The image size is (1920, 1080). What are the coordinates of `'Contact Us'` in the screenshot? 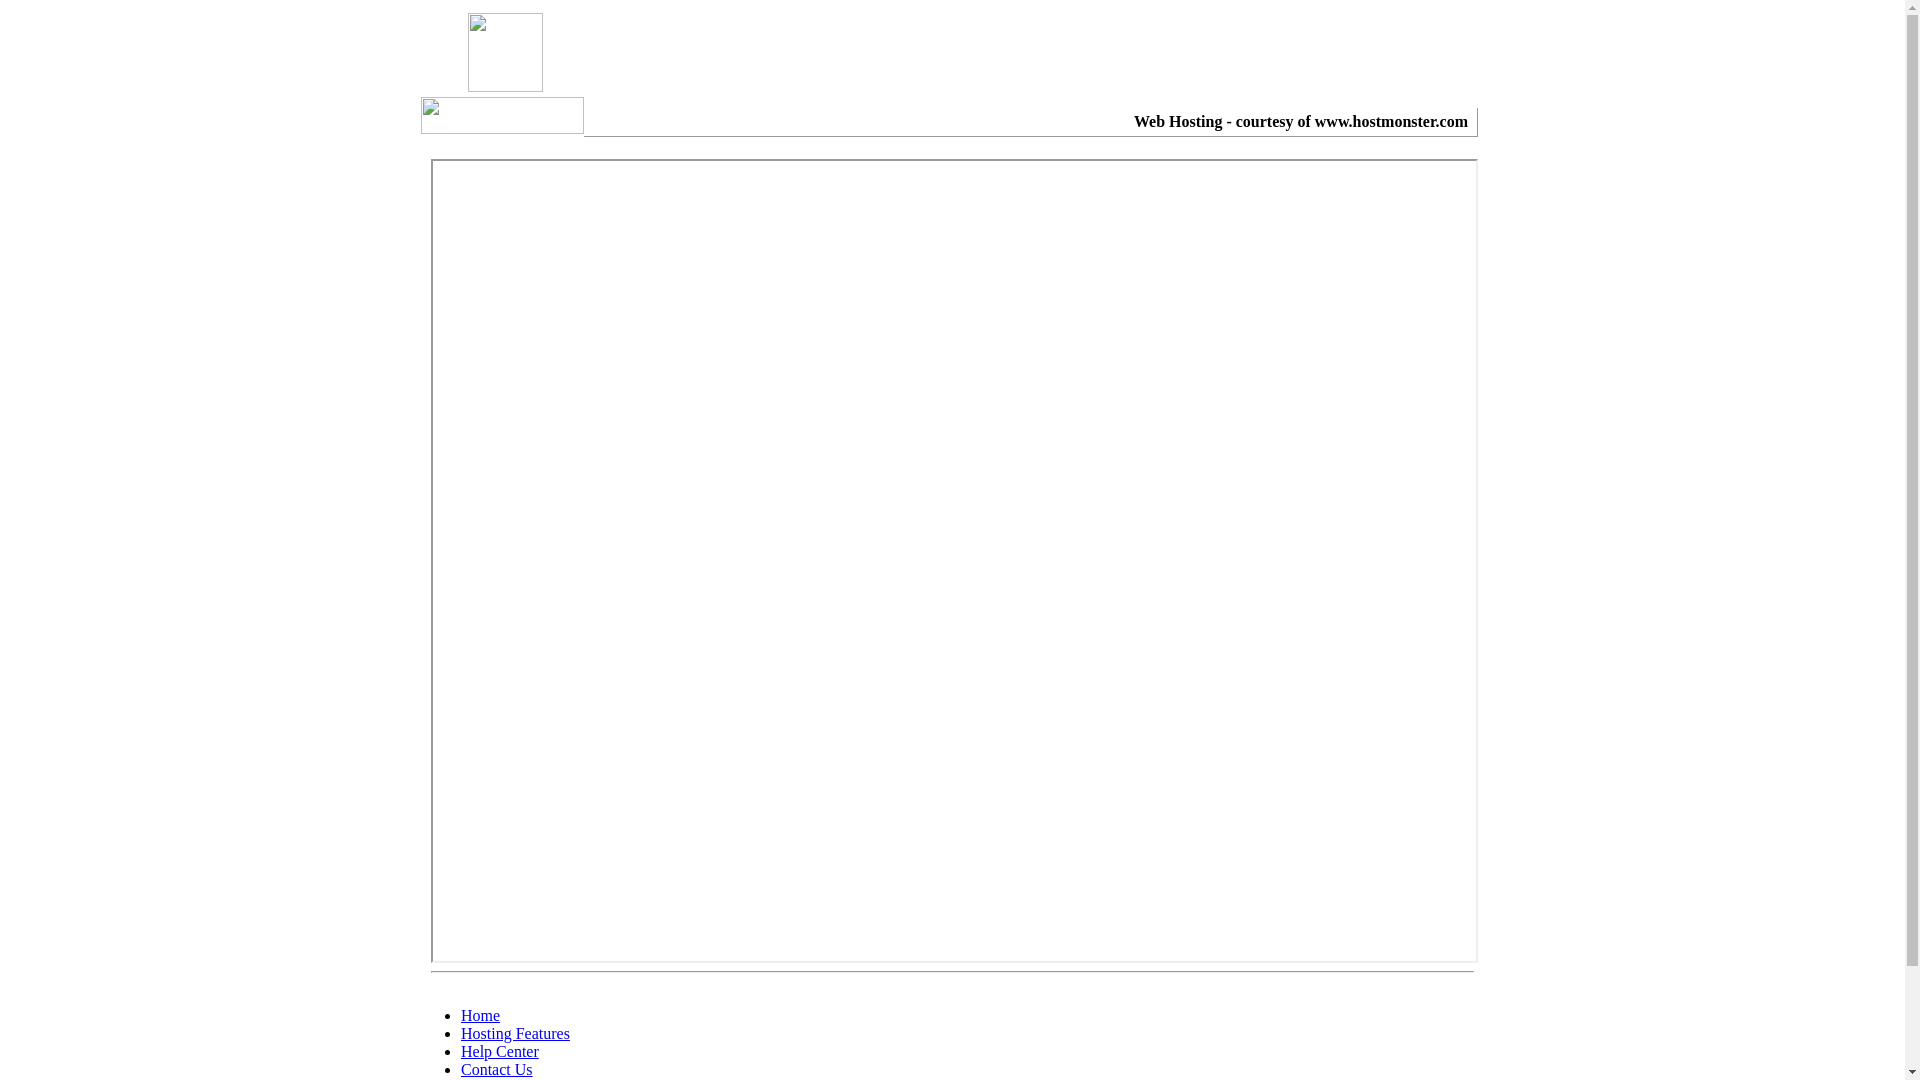 It's located at (497, 1068).